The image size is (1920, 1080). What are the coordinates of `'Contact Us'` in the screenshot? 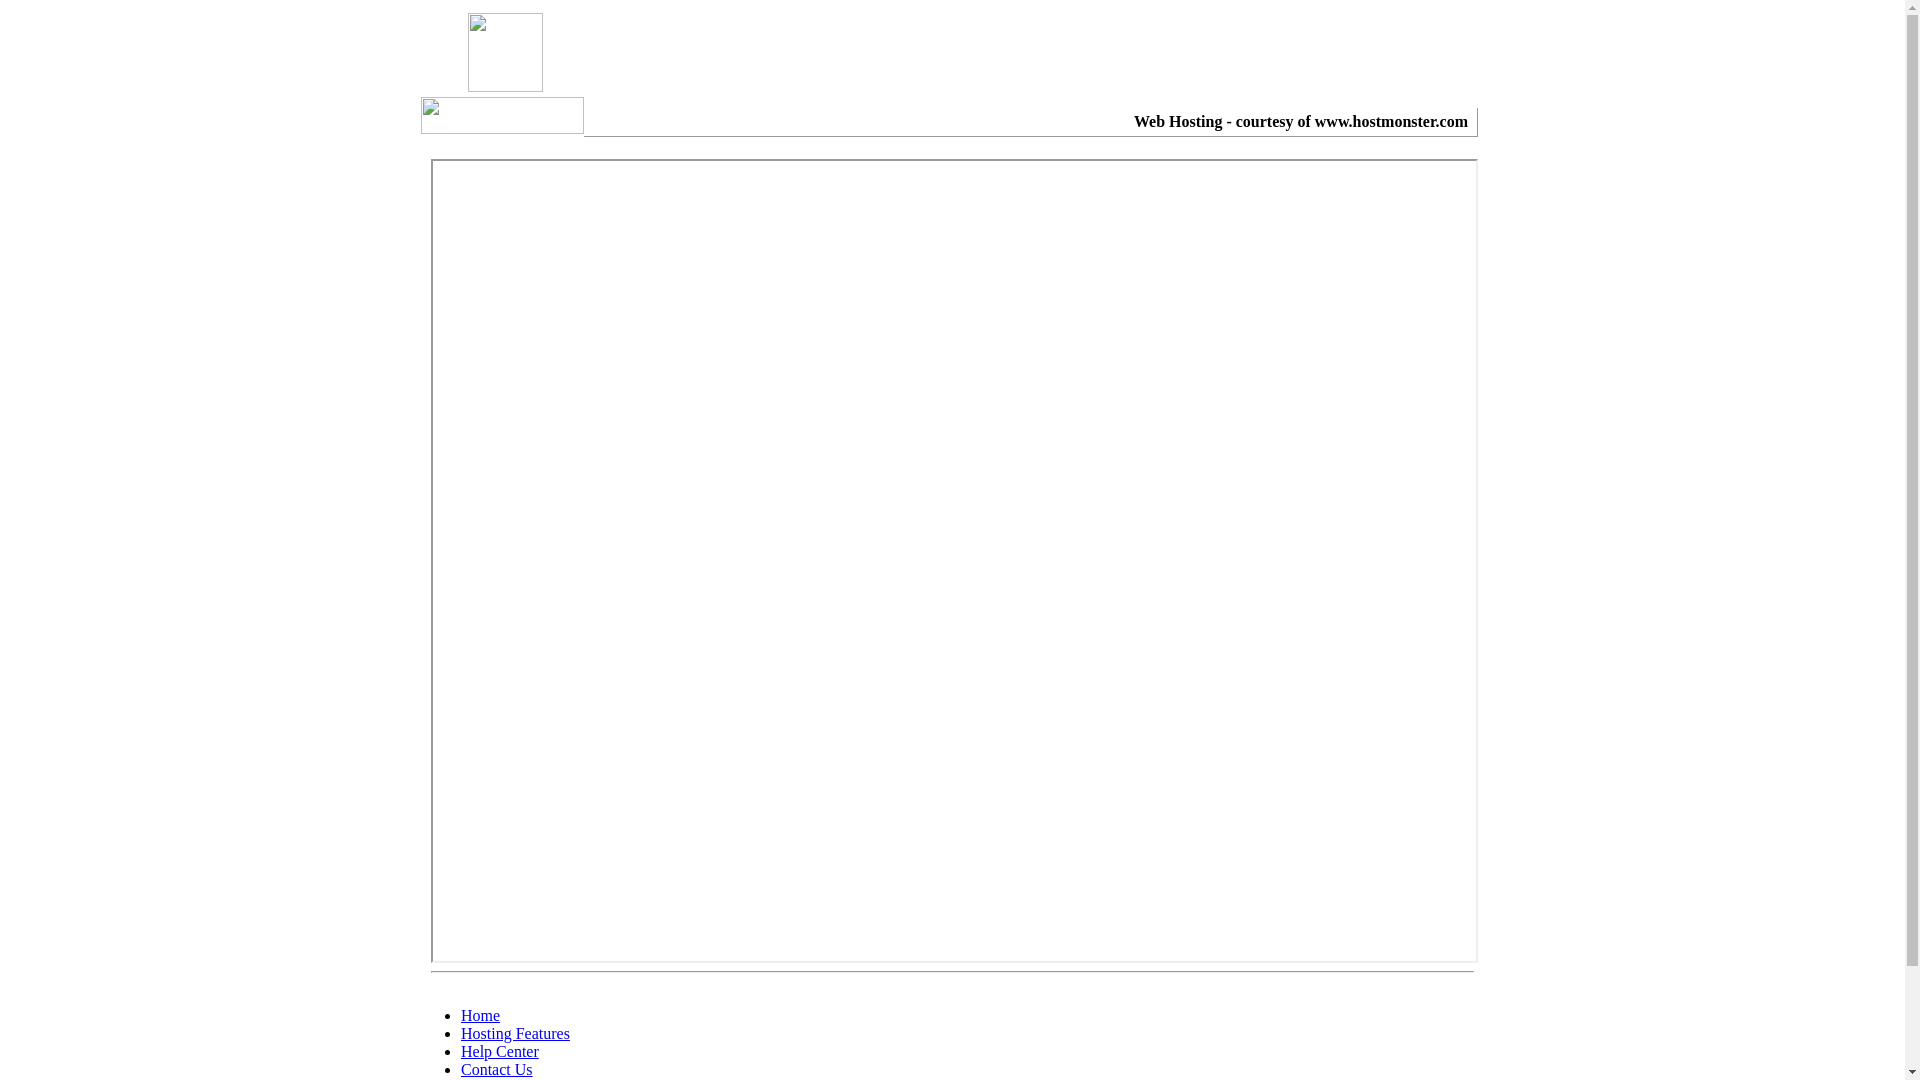 It's located at (497, 1068).